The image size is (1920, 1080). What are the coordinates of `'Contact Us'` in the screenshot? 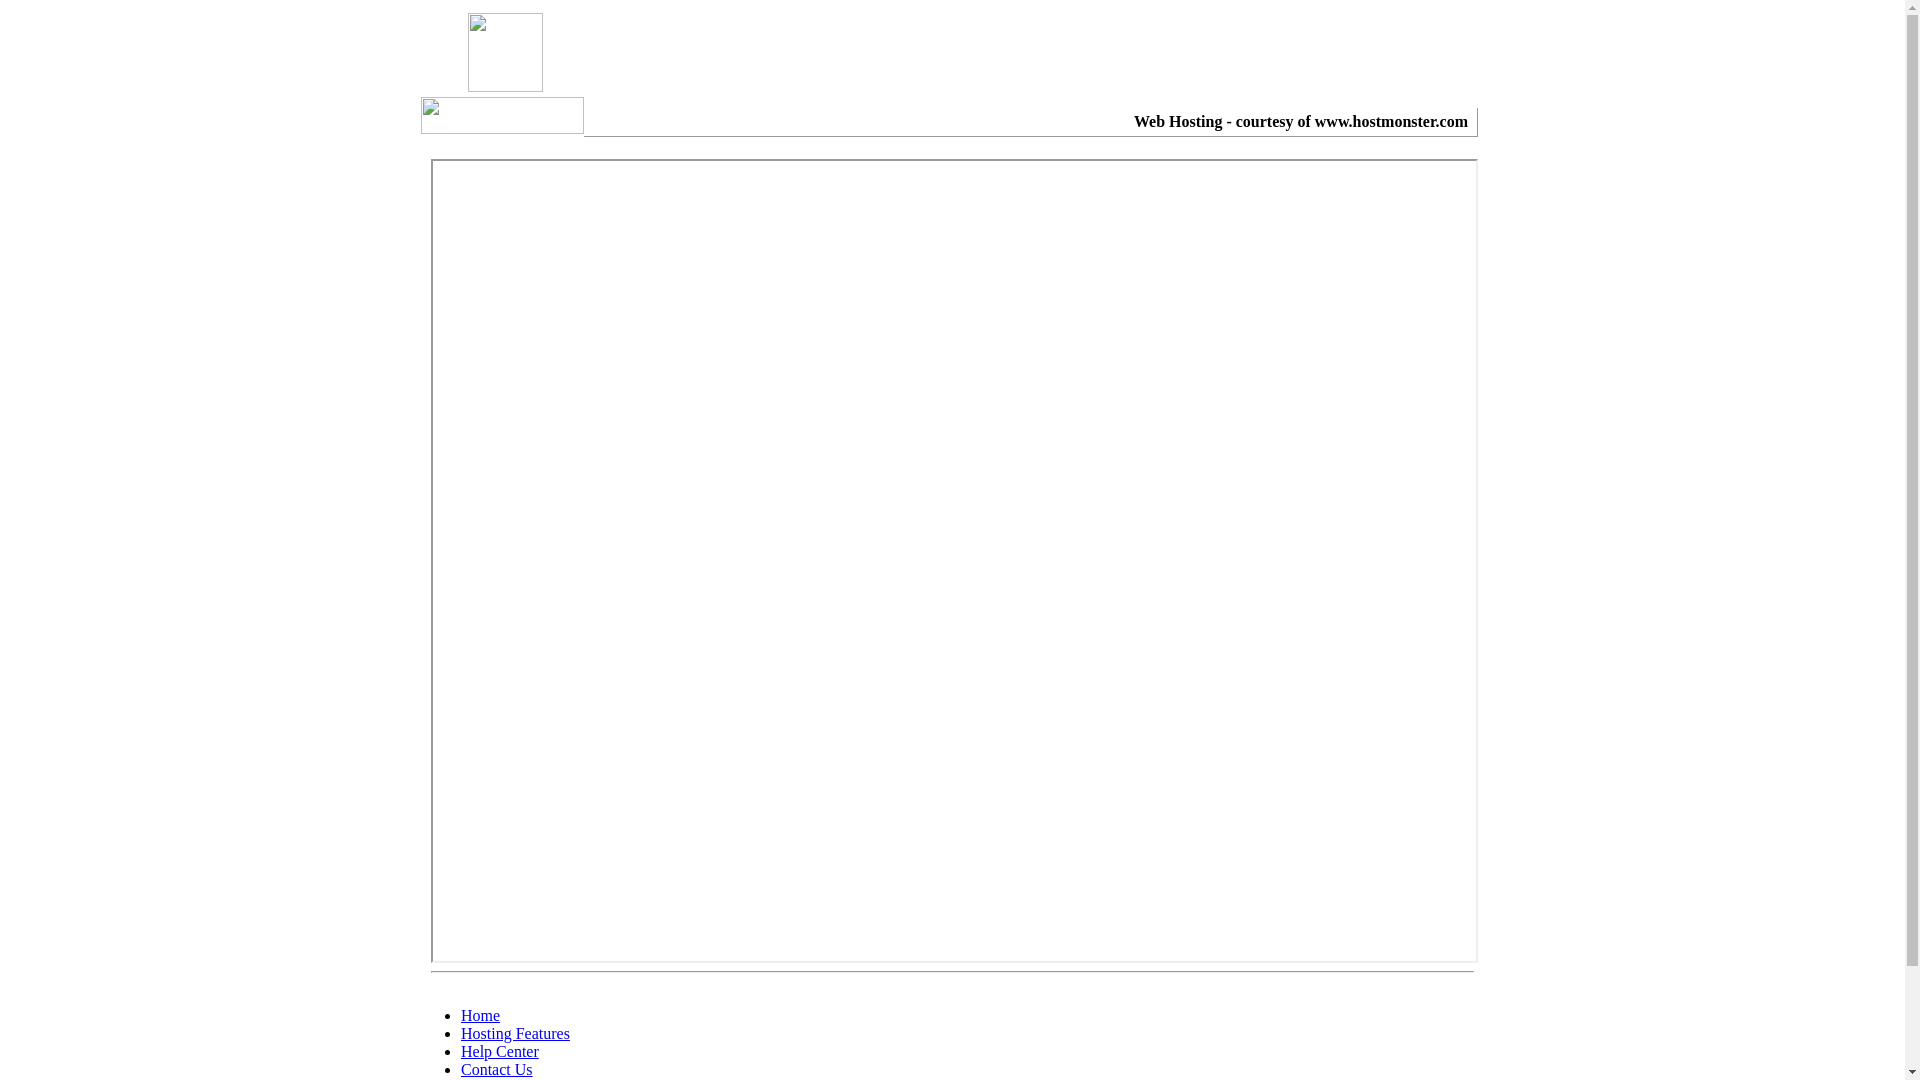 It's located at (497, 1068).